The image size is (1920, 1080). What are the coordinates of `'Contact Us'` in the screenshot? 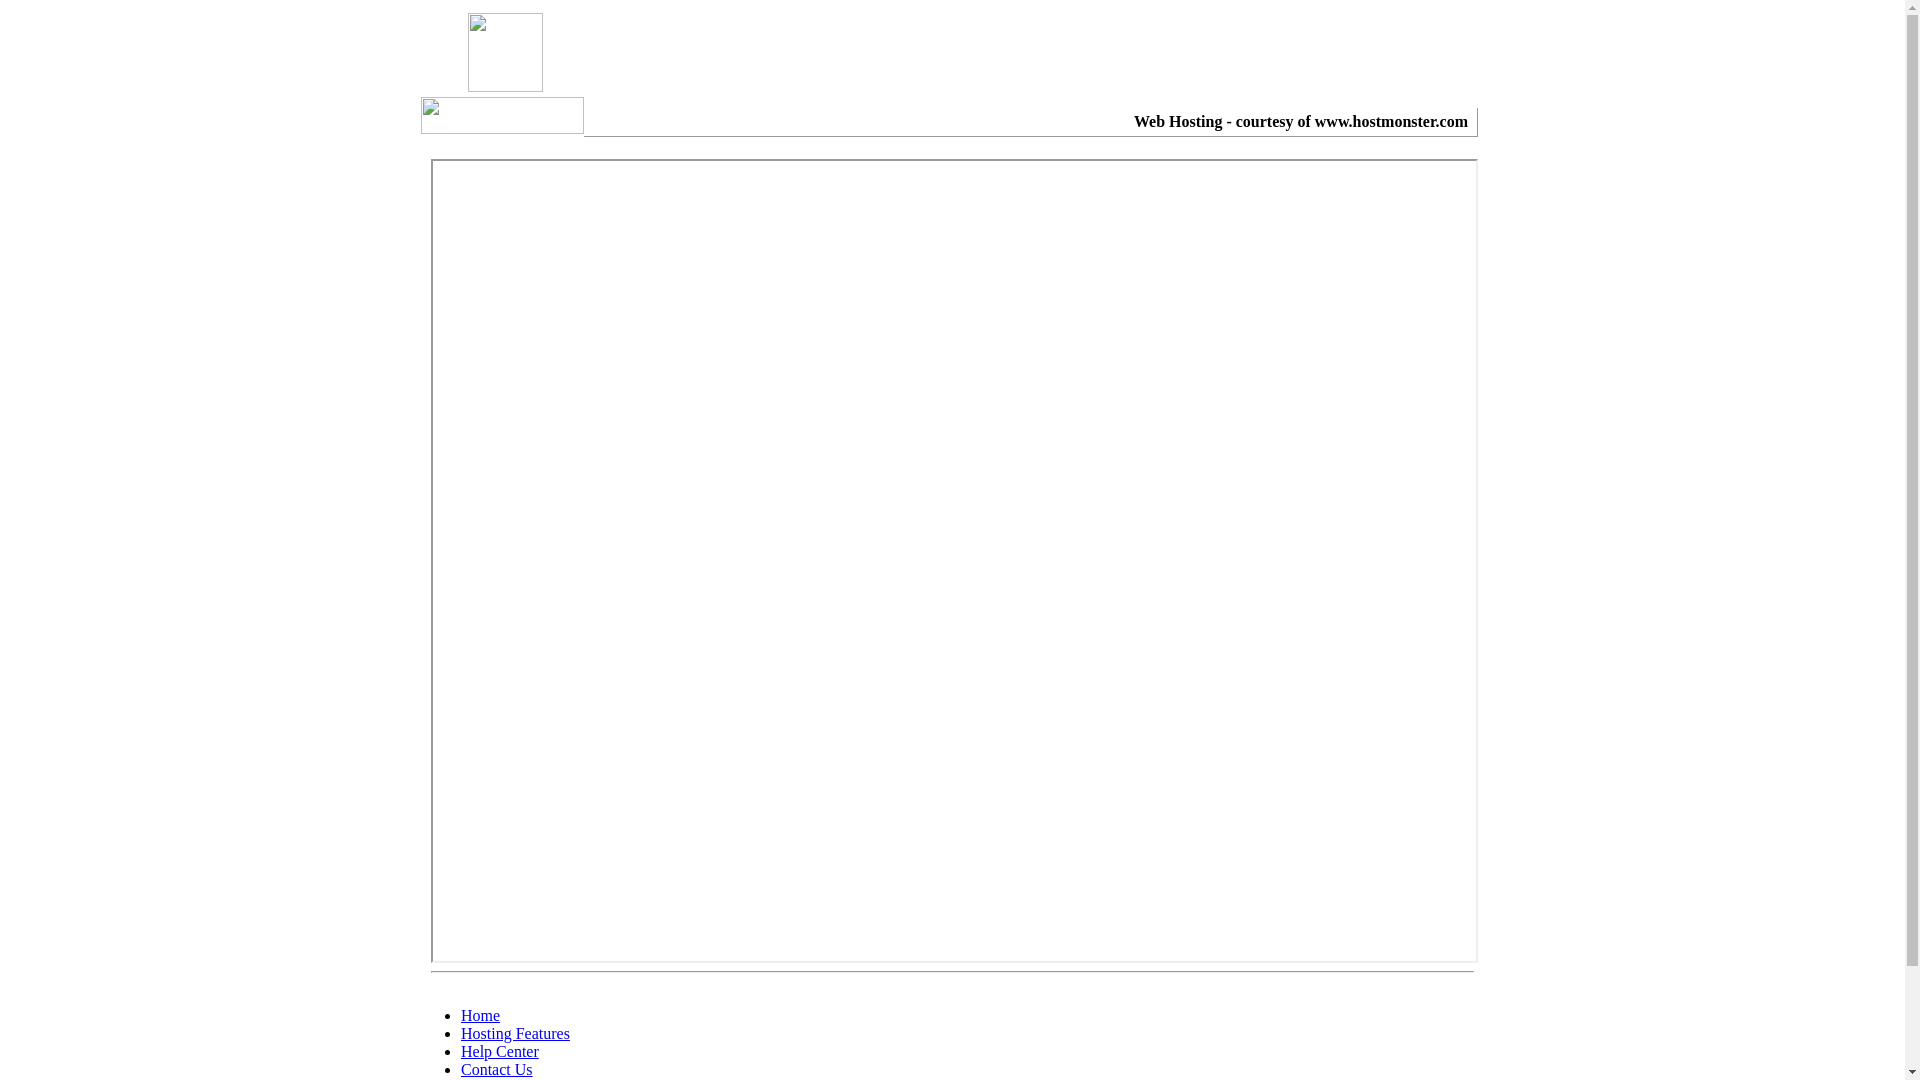 It's located at (497, 1068).